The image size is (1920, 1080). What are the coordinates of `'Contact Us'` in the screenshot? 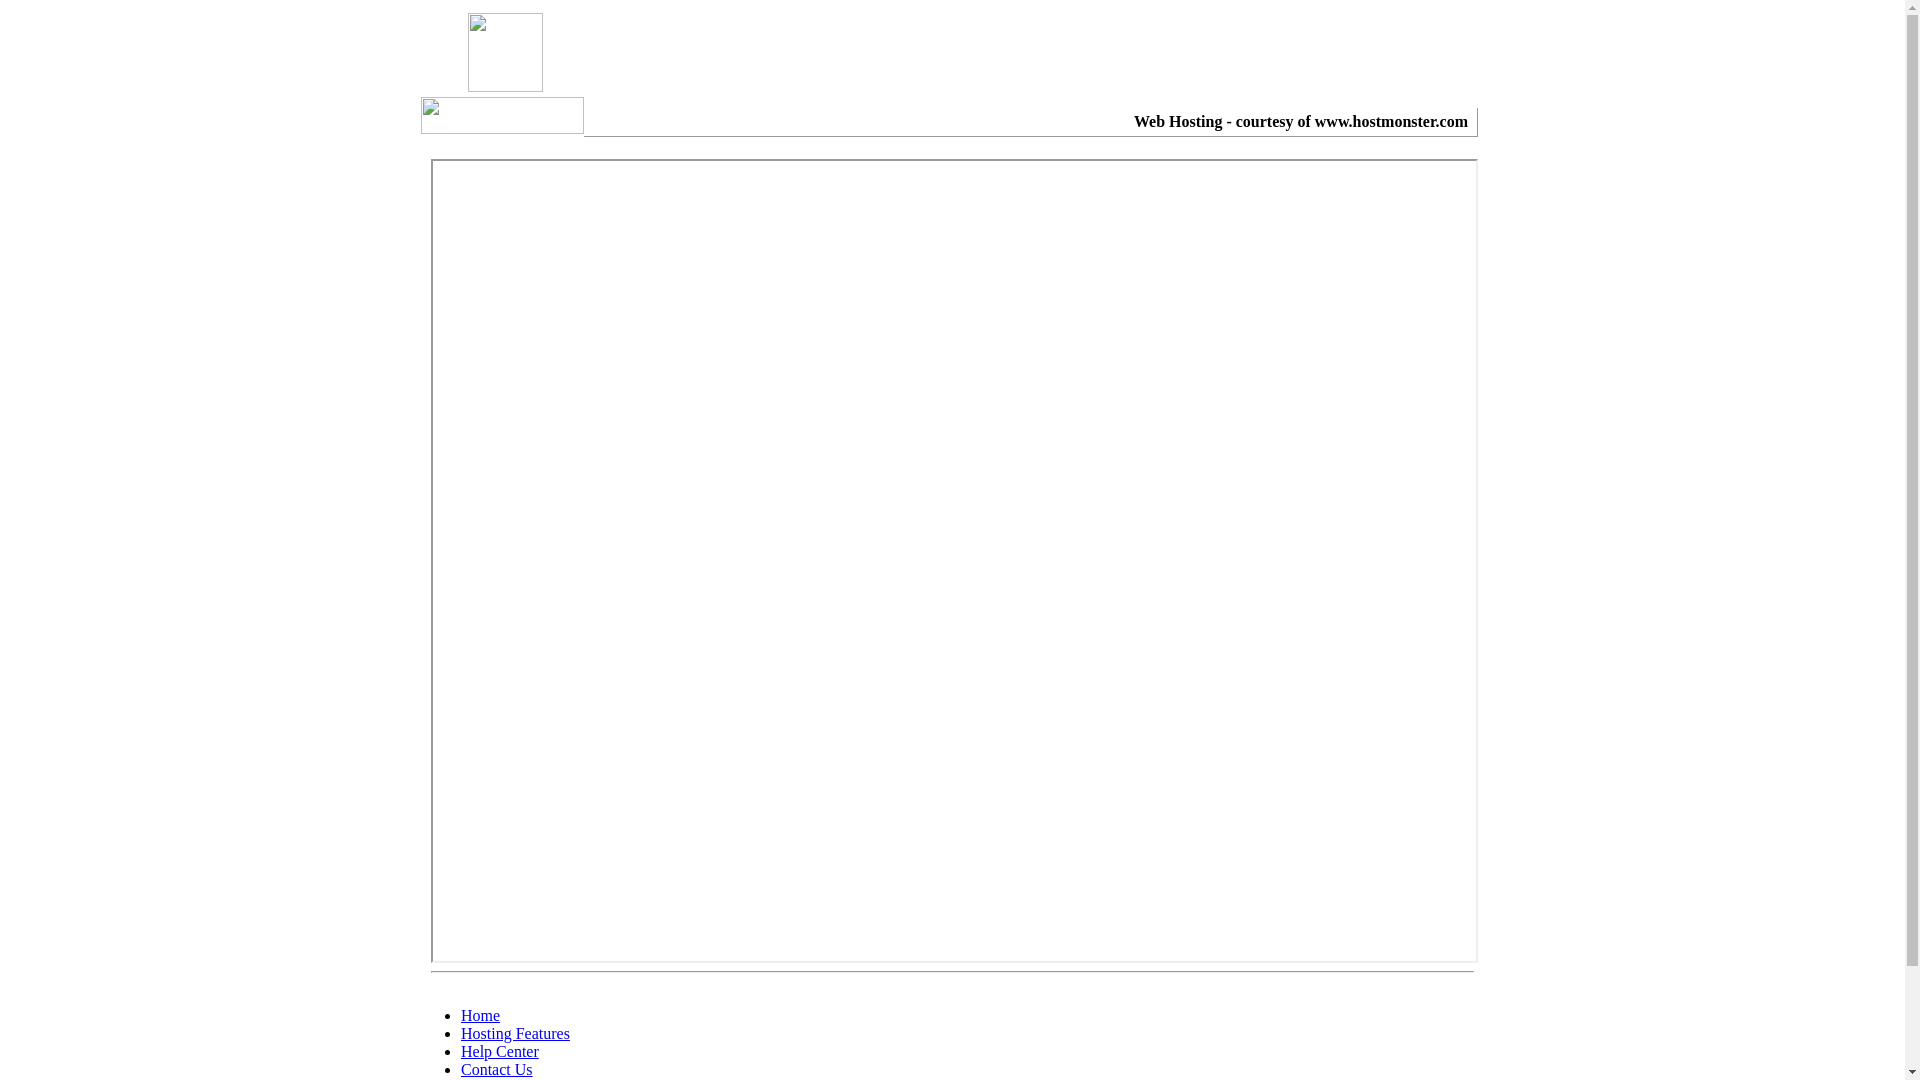 It's located at (497, 1068).